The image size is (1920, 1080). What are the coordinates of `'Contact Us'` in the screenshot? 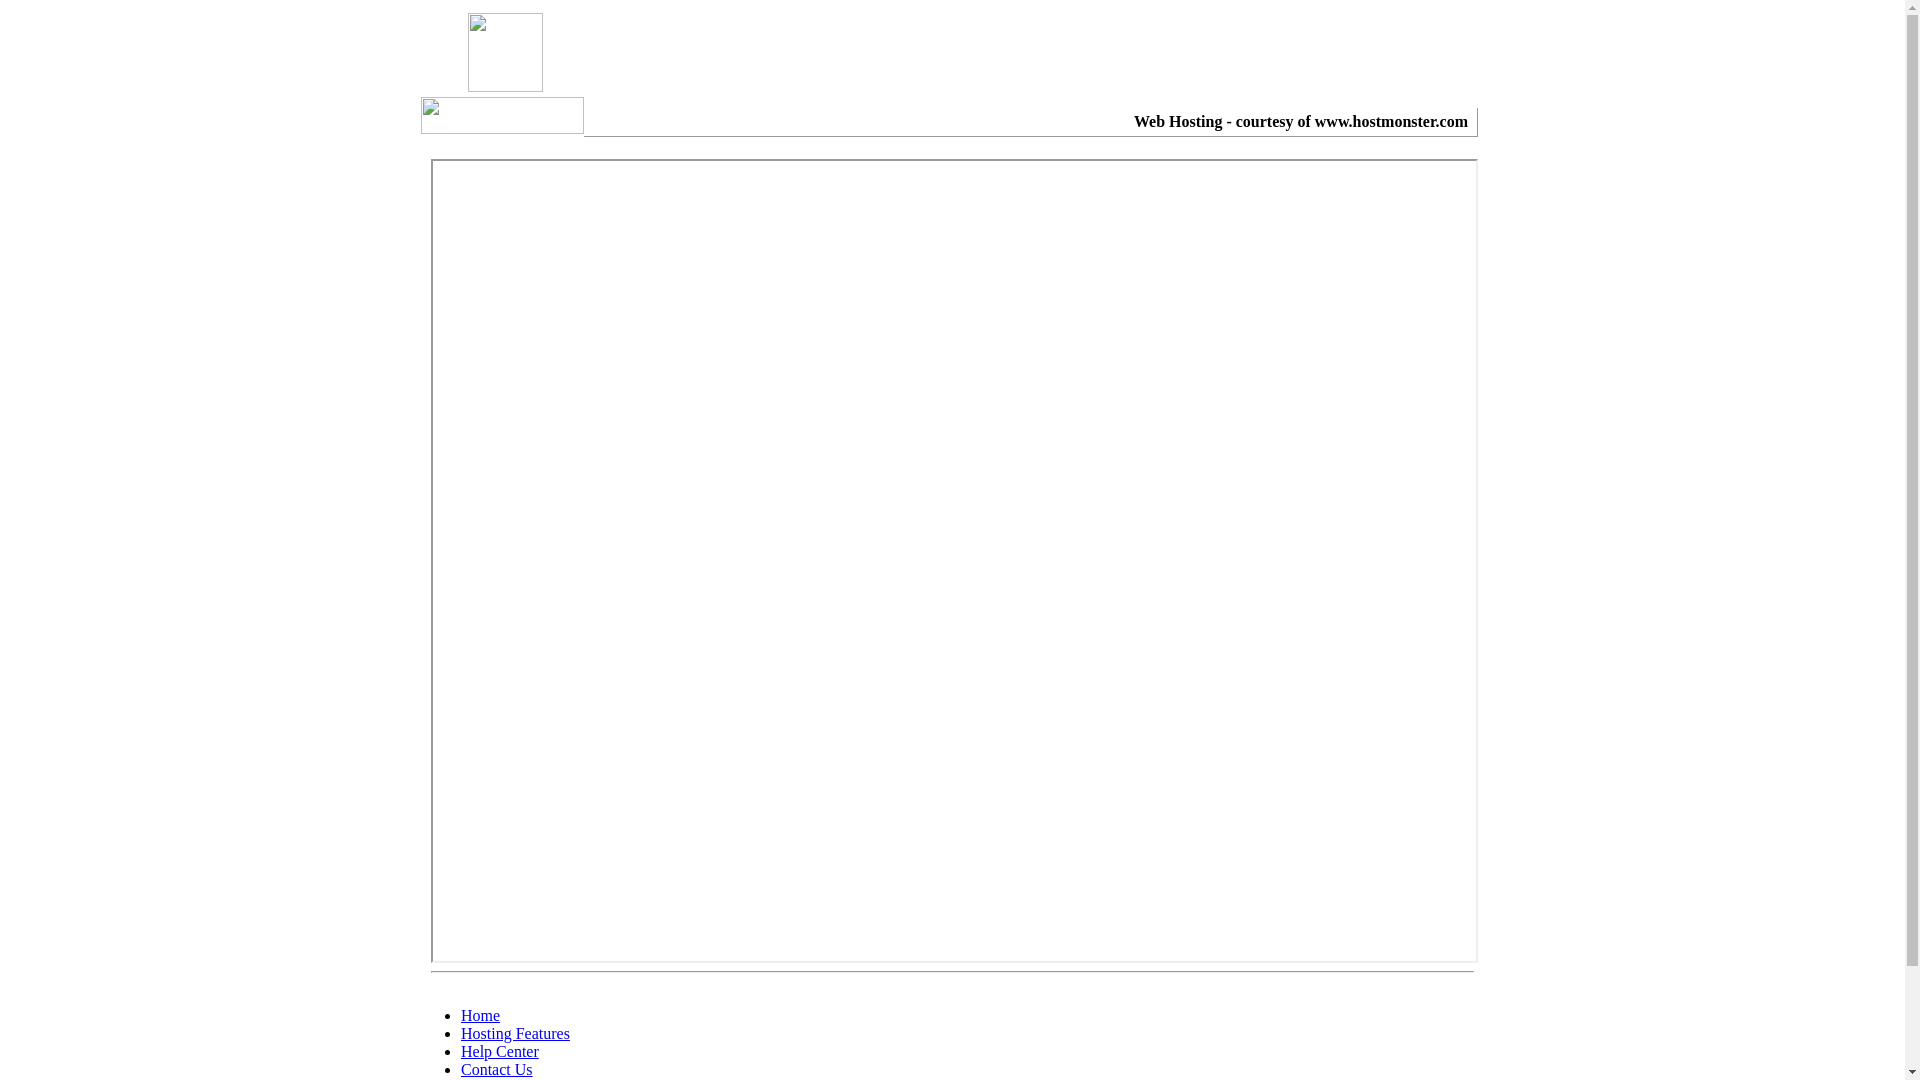 It's located at (497, 1068).